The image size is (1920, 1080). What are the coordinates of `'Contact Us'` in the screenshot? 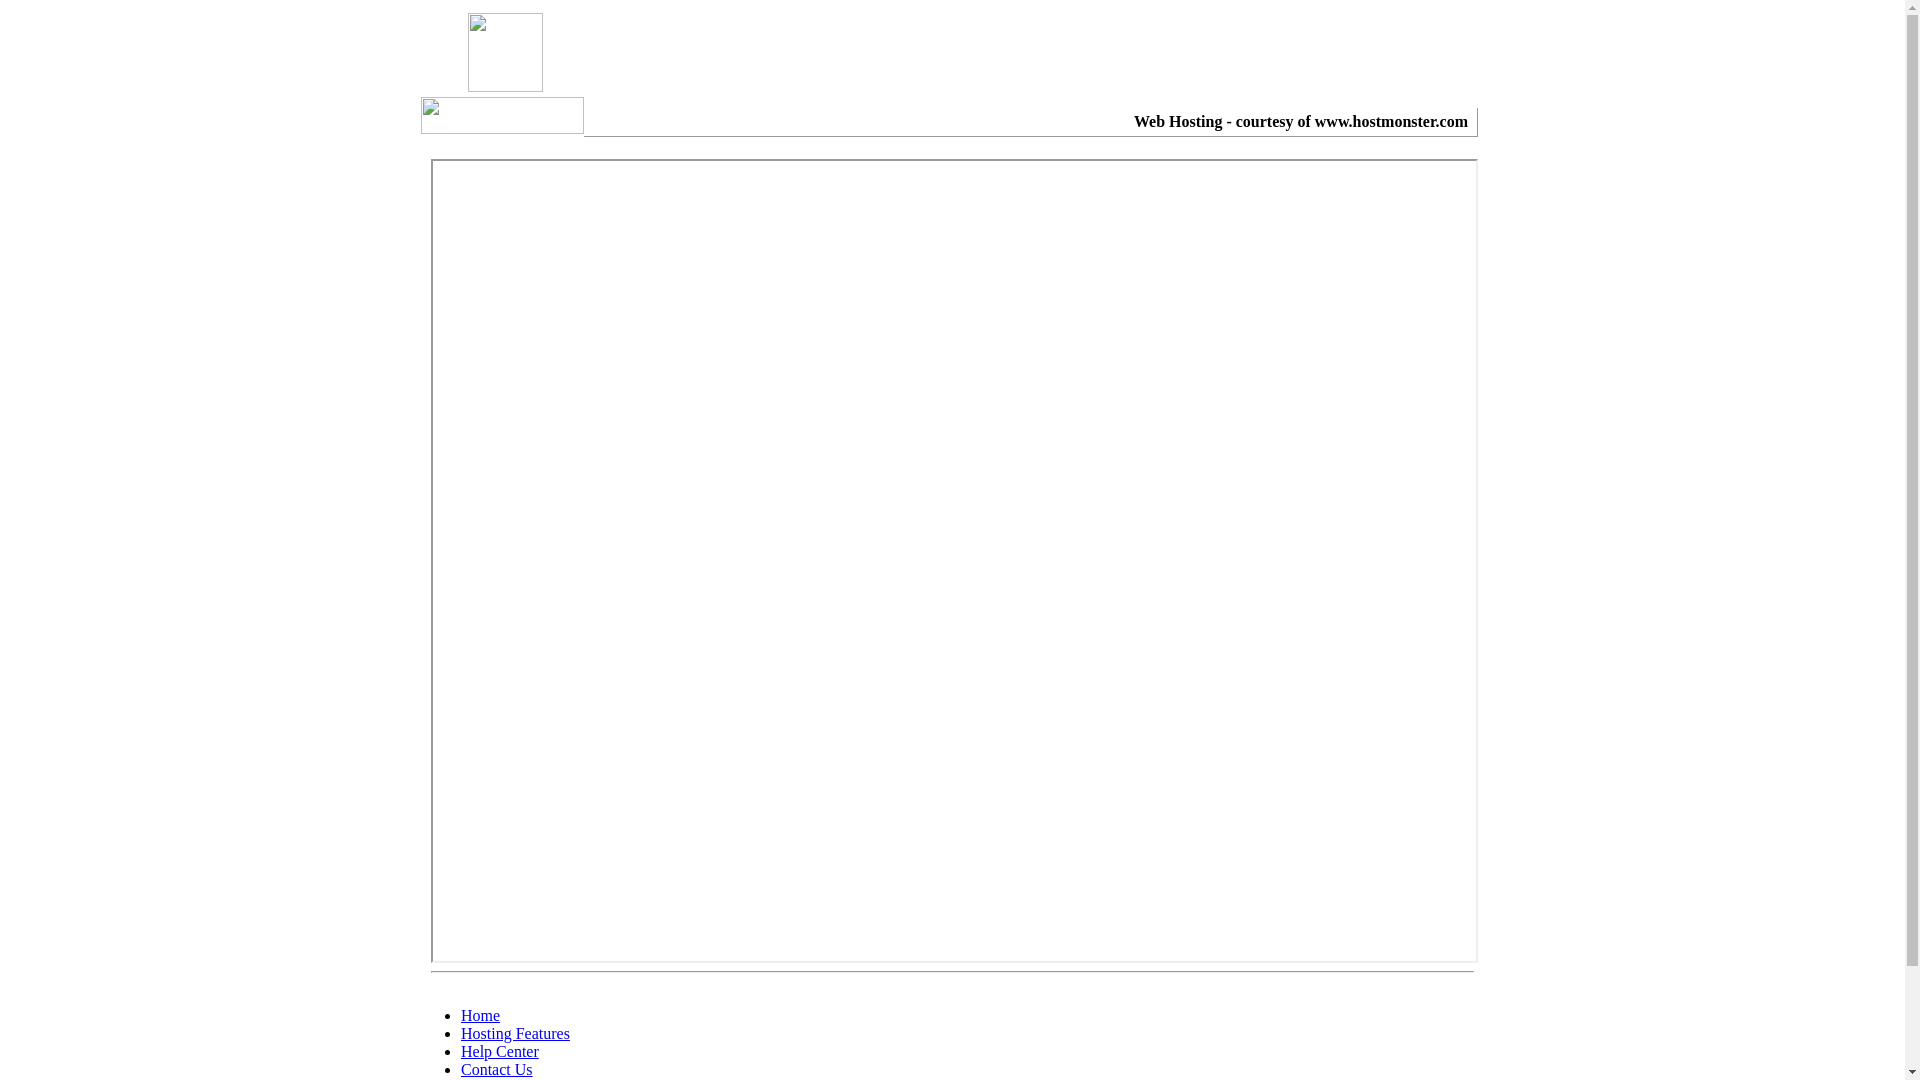 It's located at (497, 1068).